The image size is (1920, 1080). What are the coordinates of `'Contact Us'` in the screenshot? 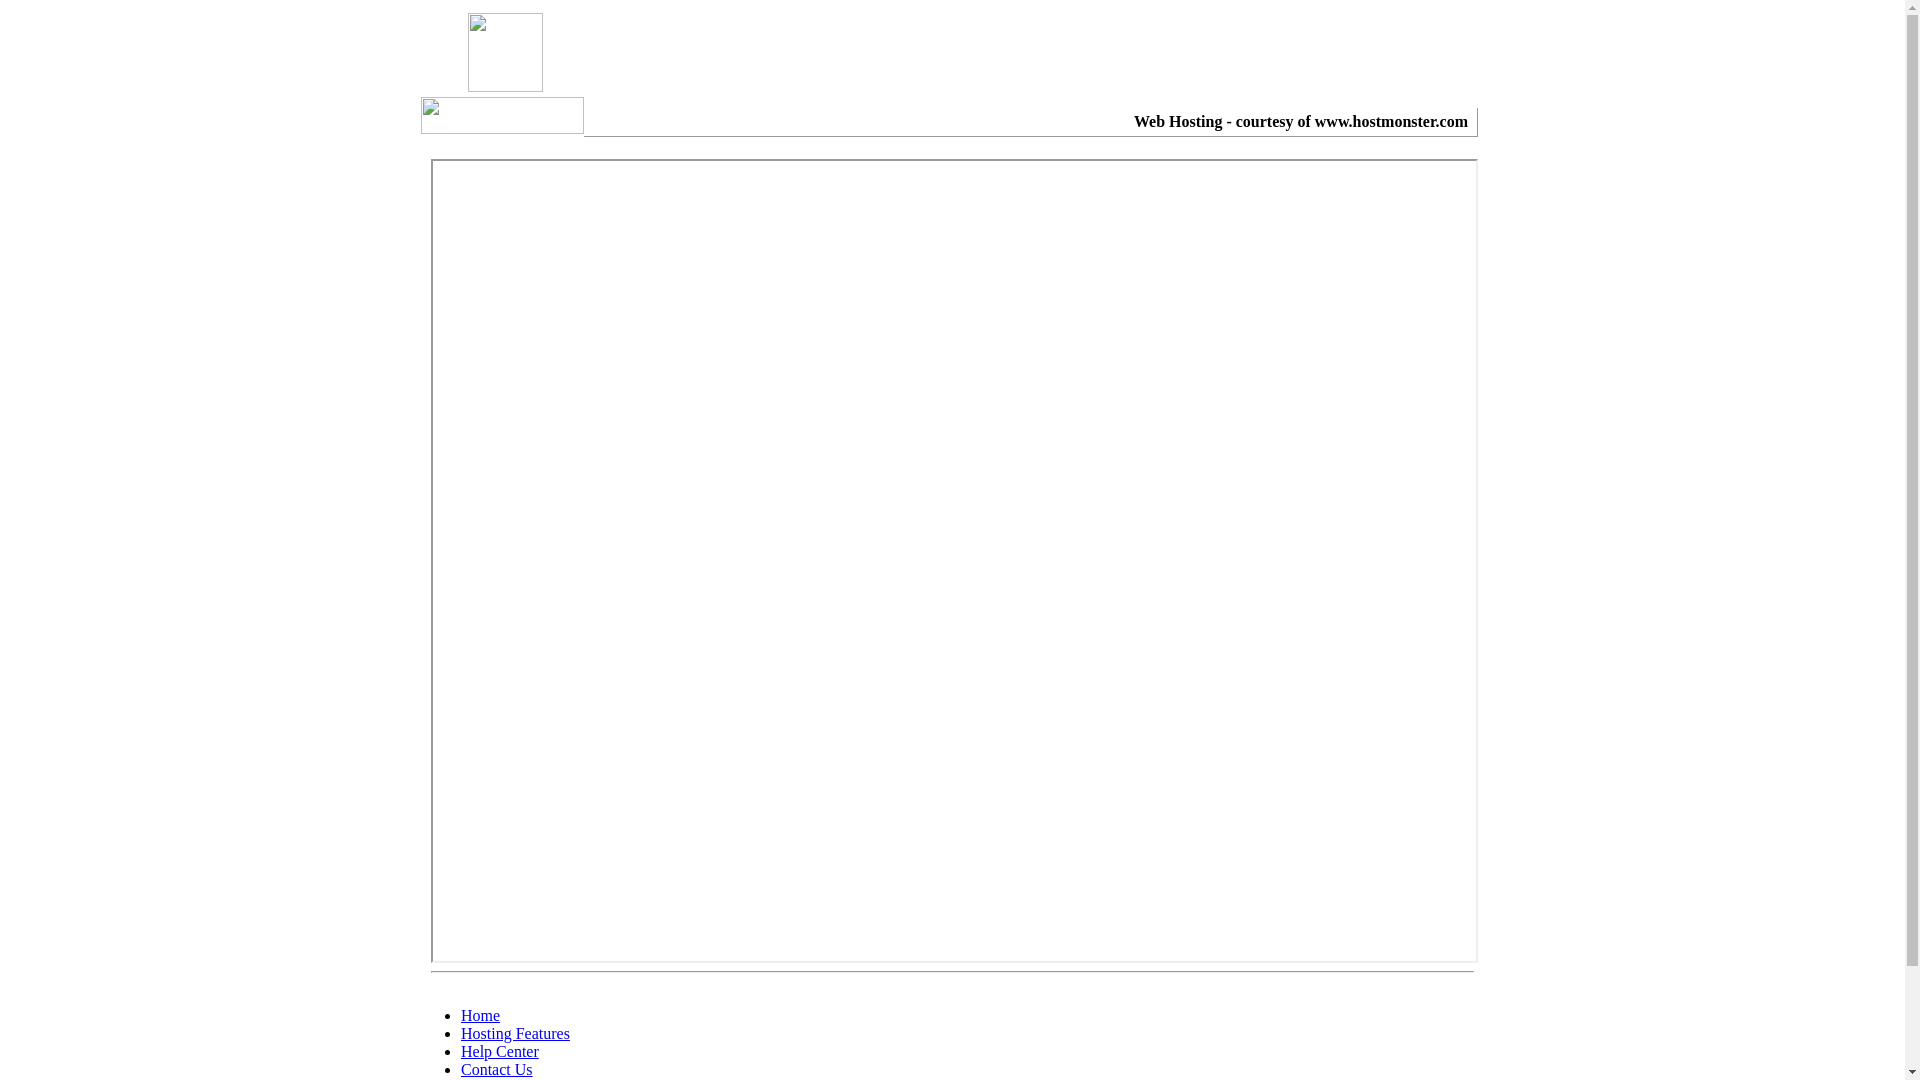 It's located at (497, 1068).